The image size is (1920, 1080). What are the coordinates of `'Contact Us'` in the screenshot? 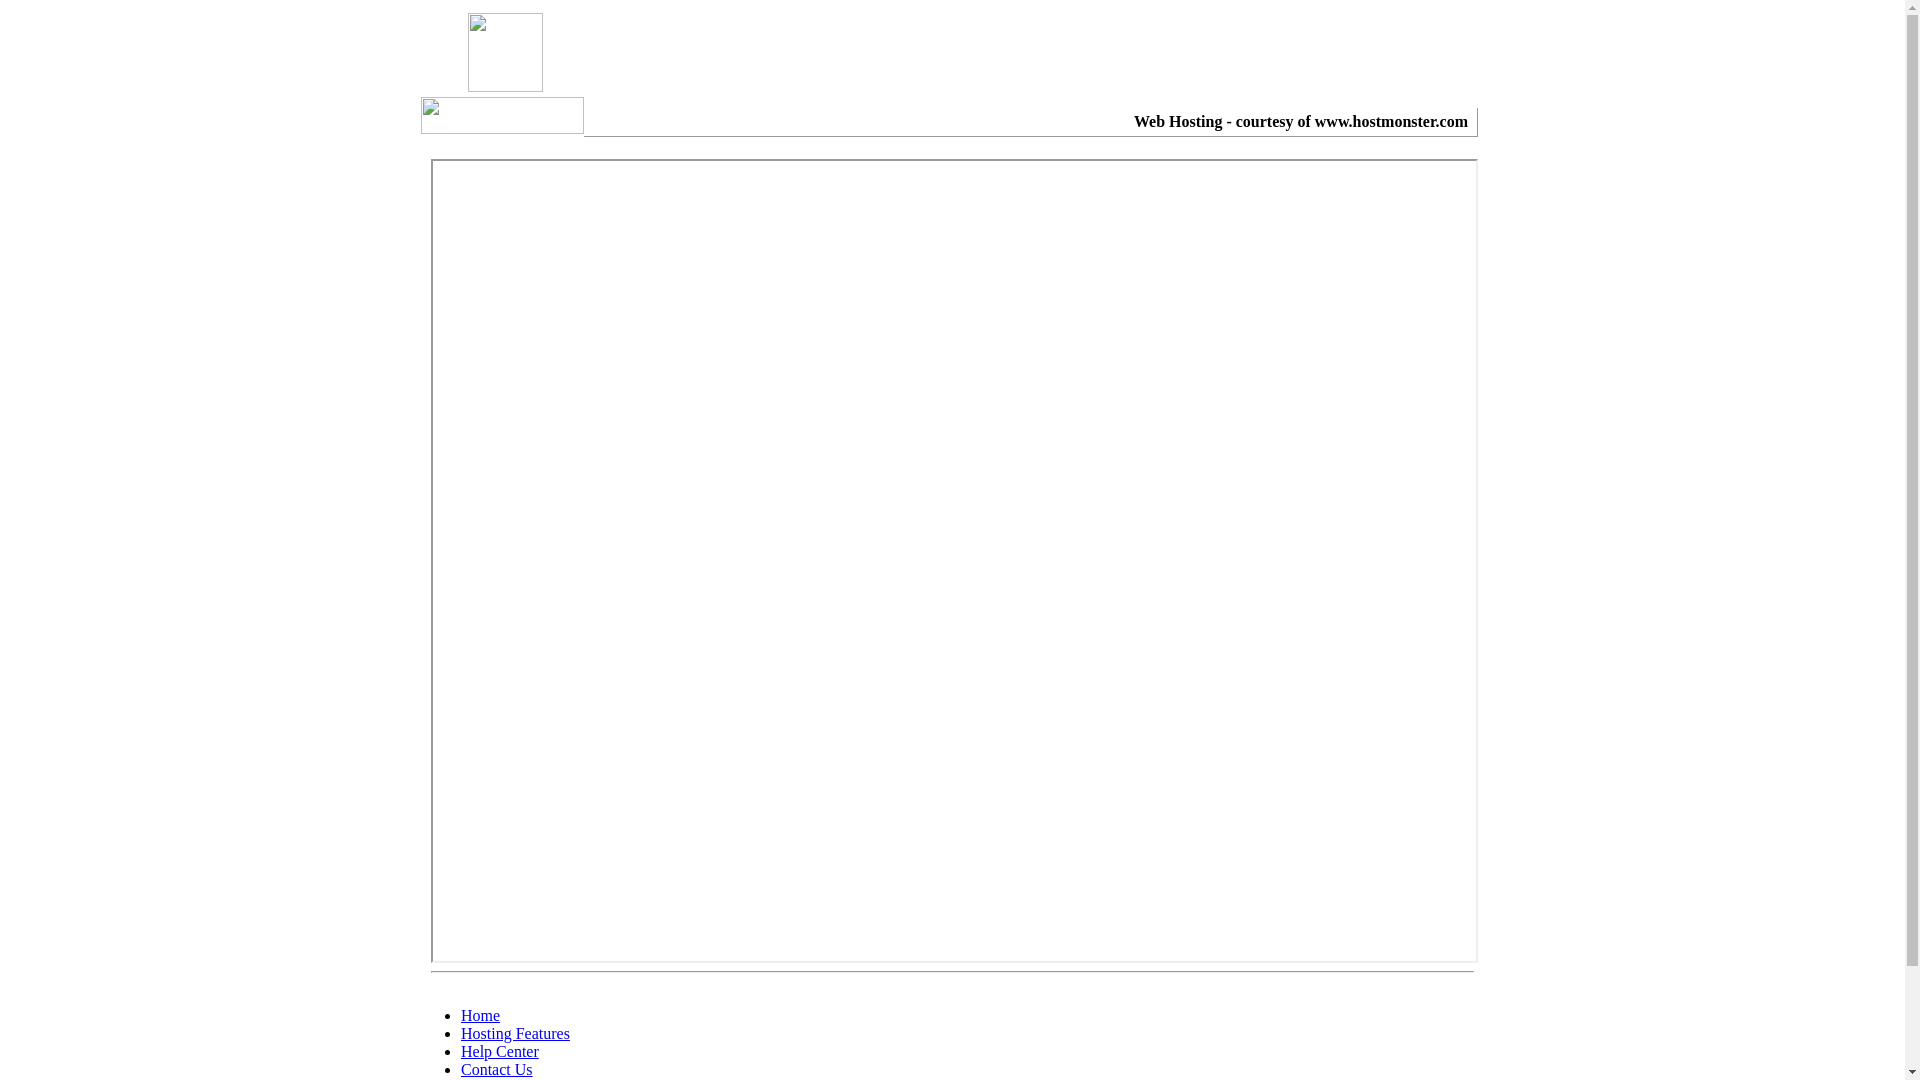 It's located at (497, 1068).